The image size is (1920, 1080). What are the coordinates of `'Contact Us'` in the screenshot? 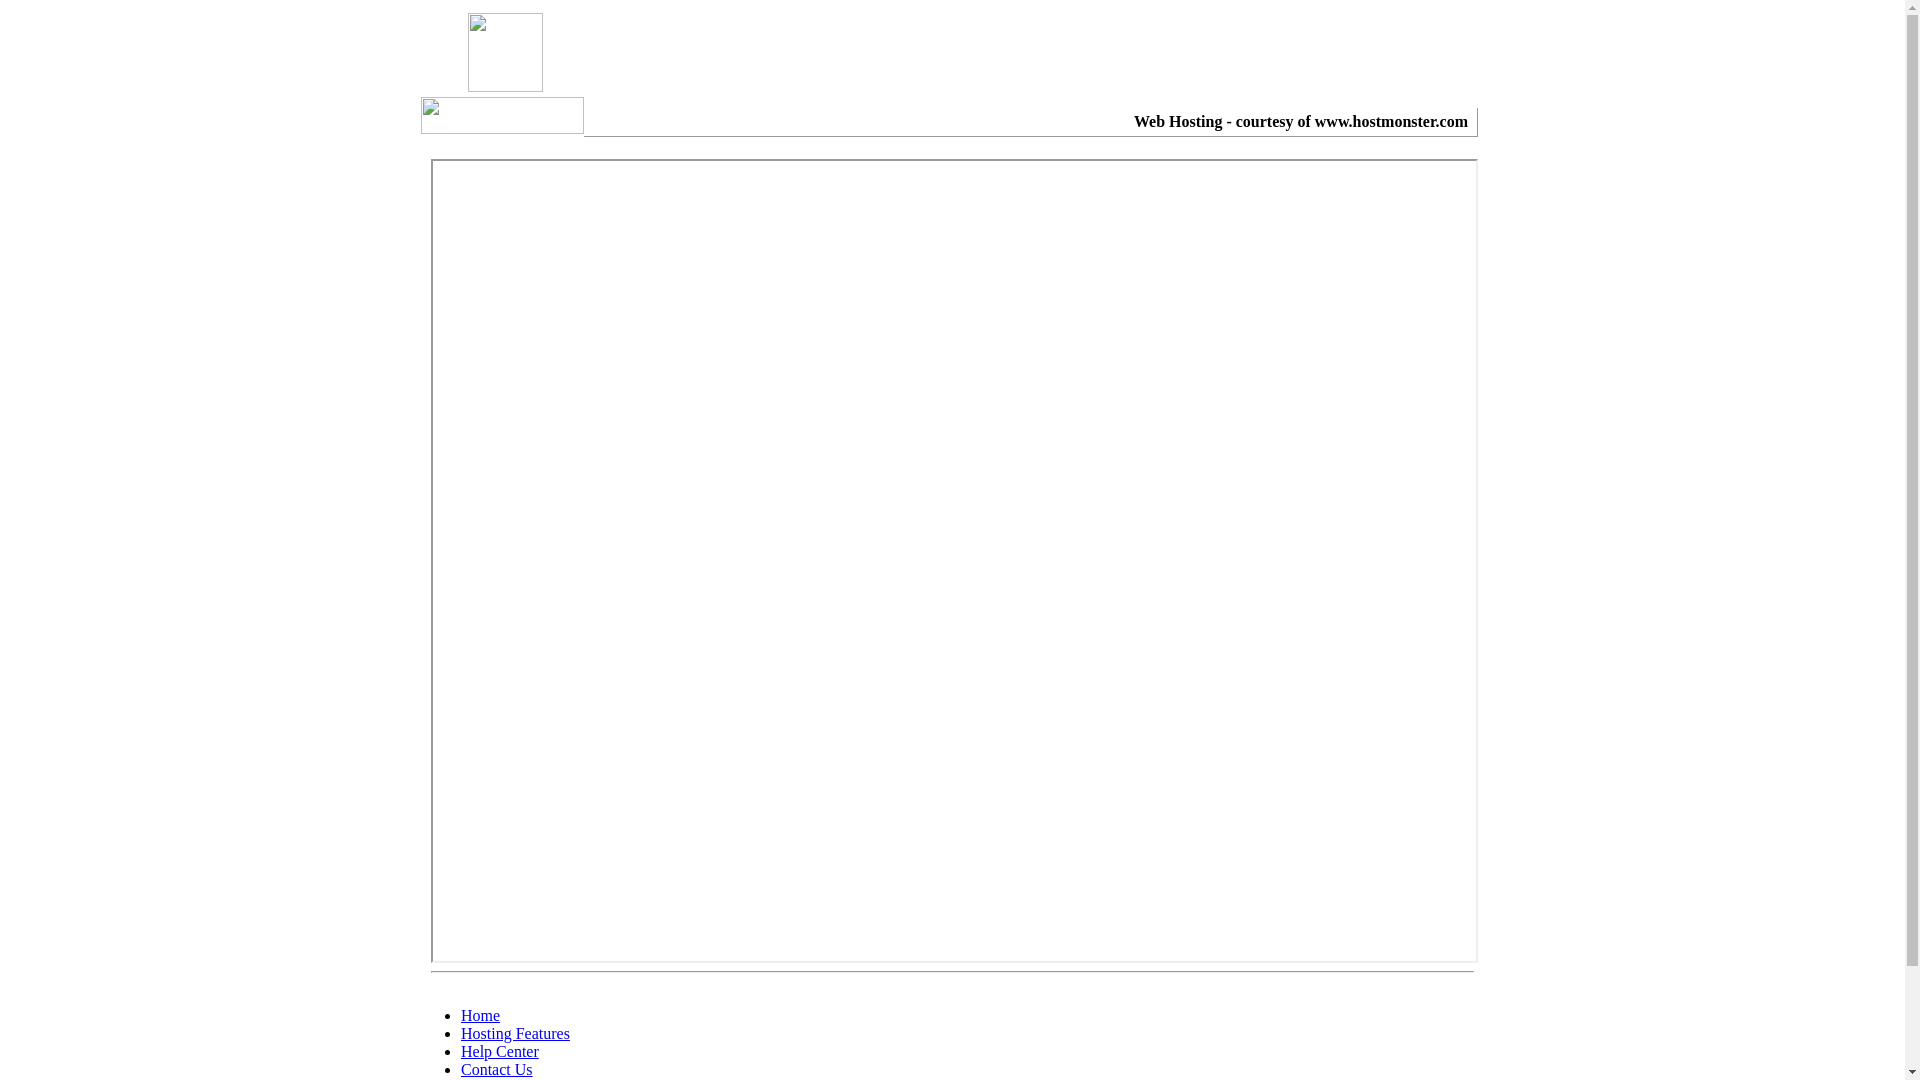 It's located at (497, 1068).